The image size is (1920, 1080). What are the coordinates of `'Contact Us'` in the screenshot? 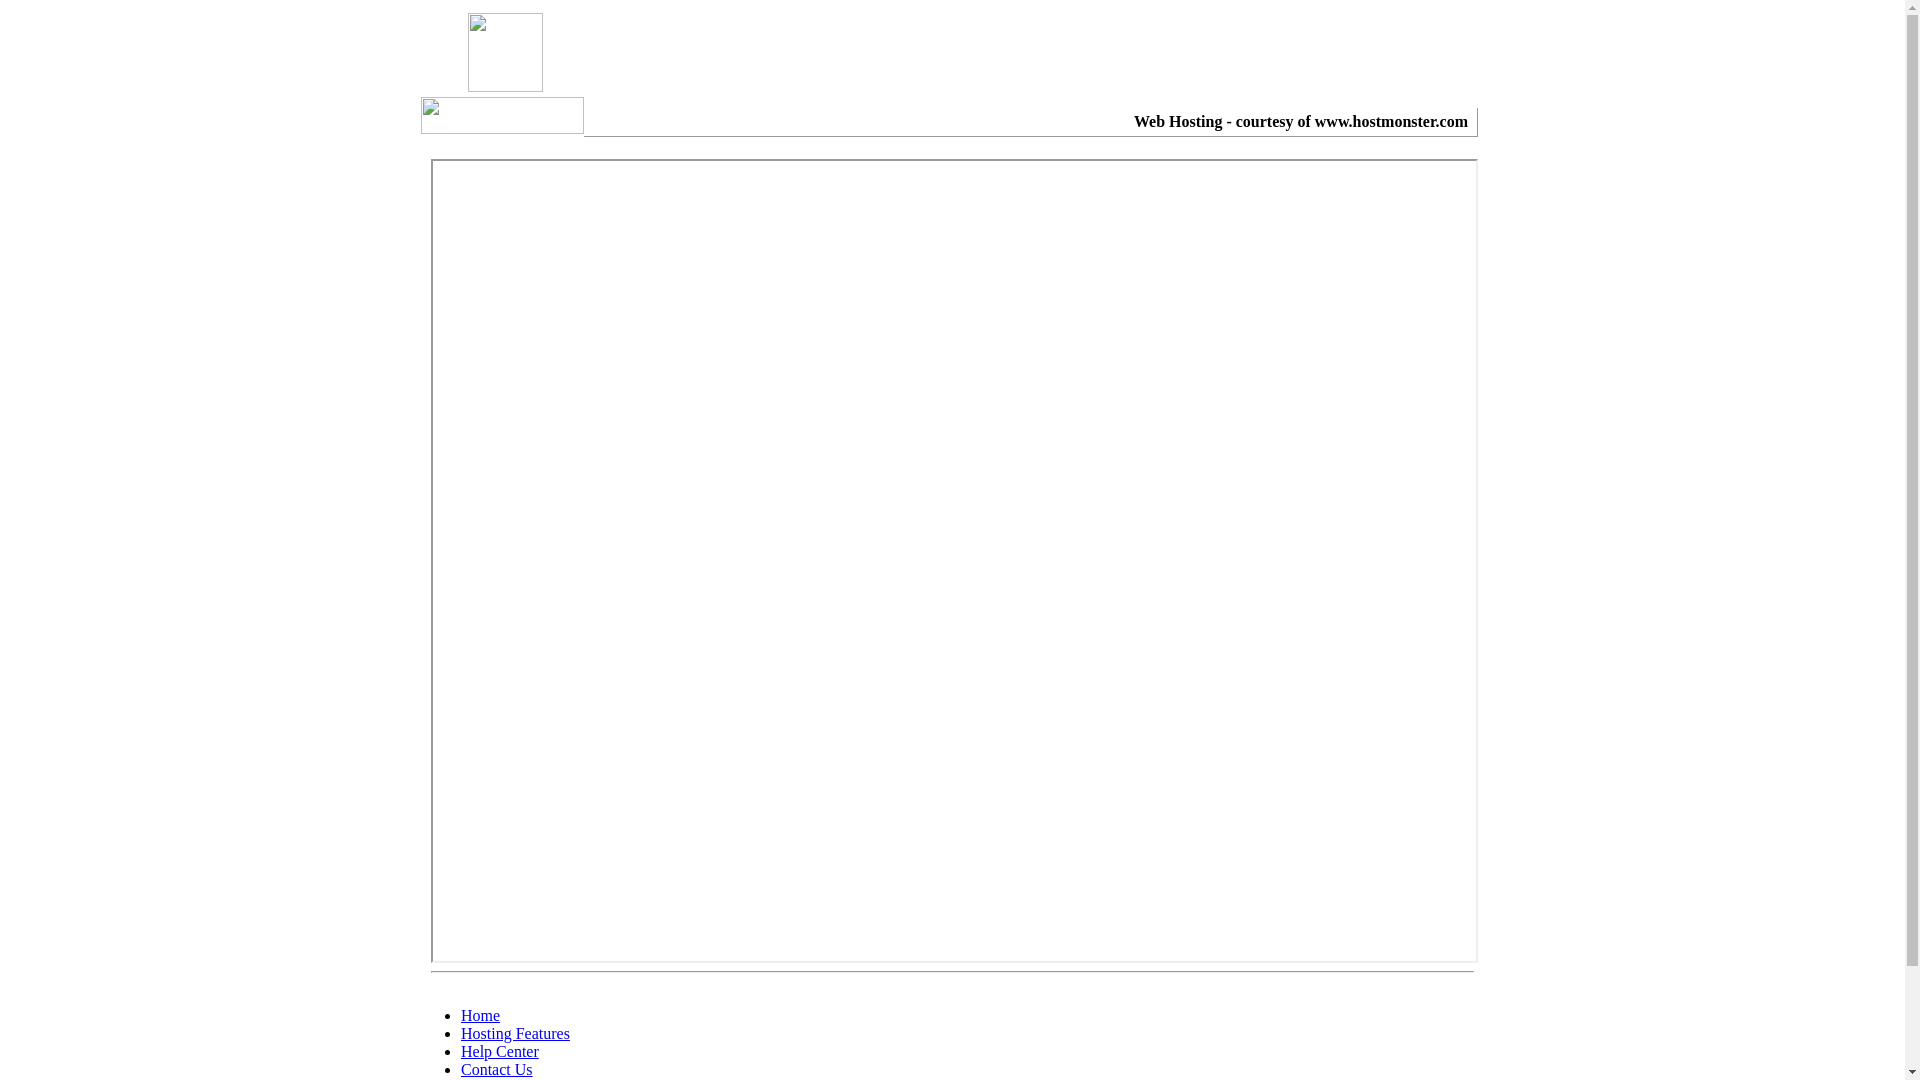 It's located at (497, 1068).